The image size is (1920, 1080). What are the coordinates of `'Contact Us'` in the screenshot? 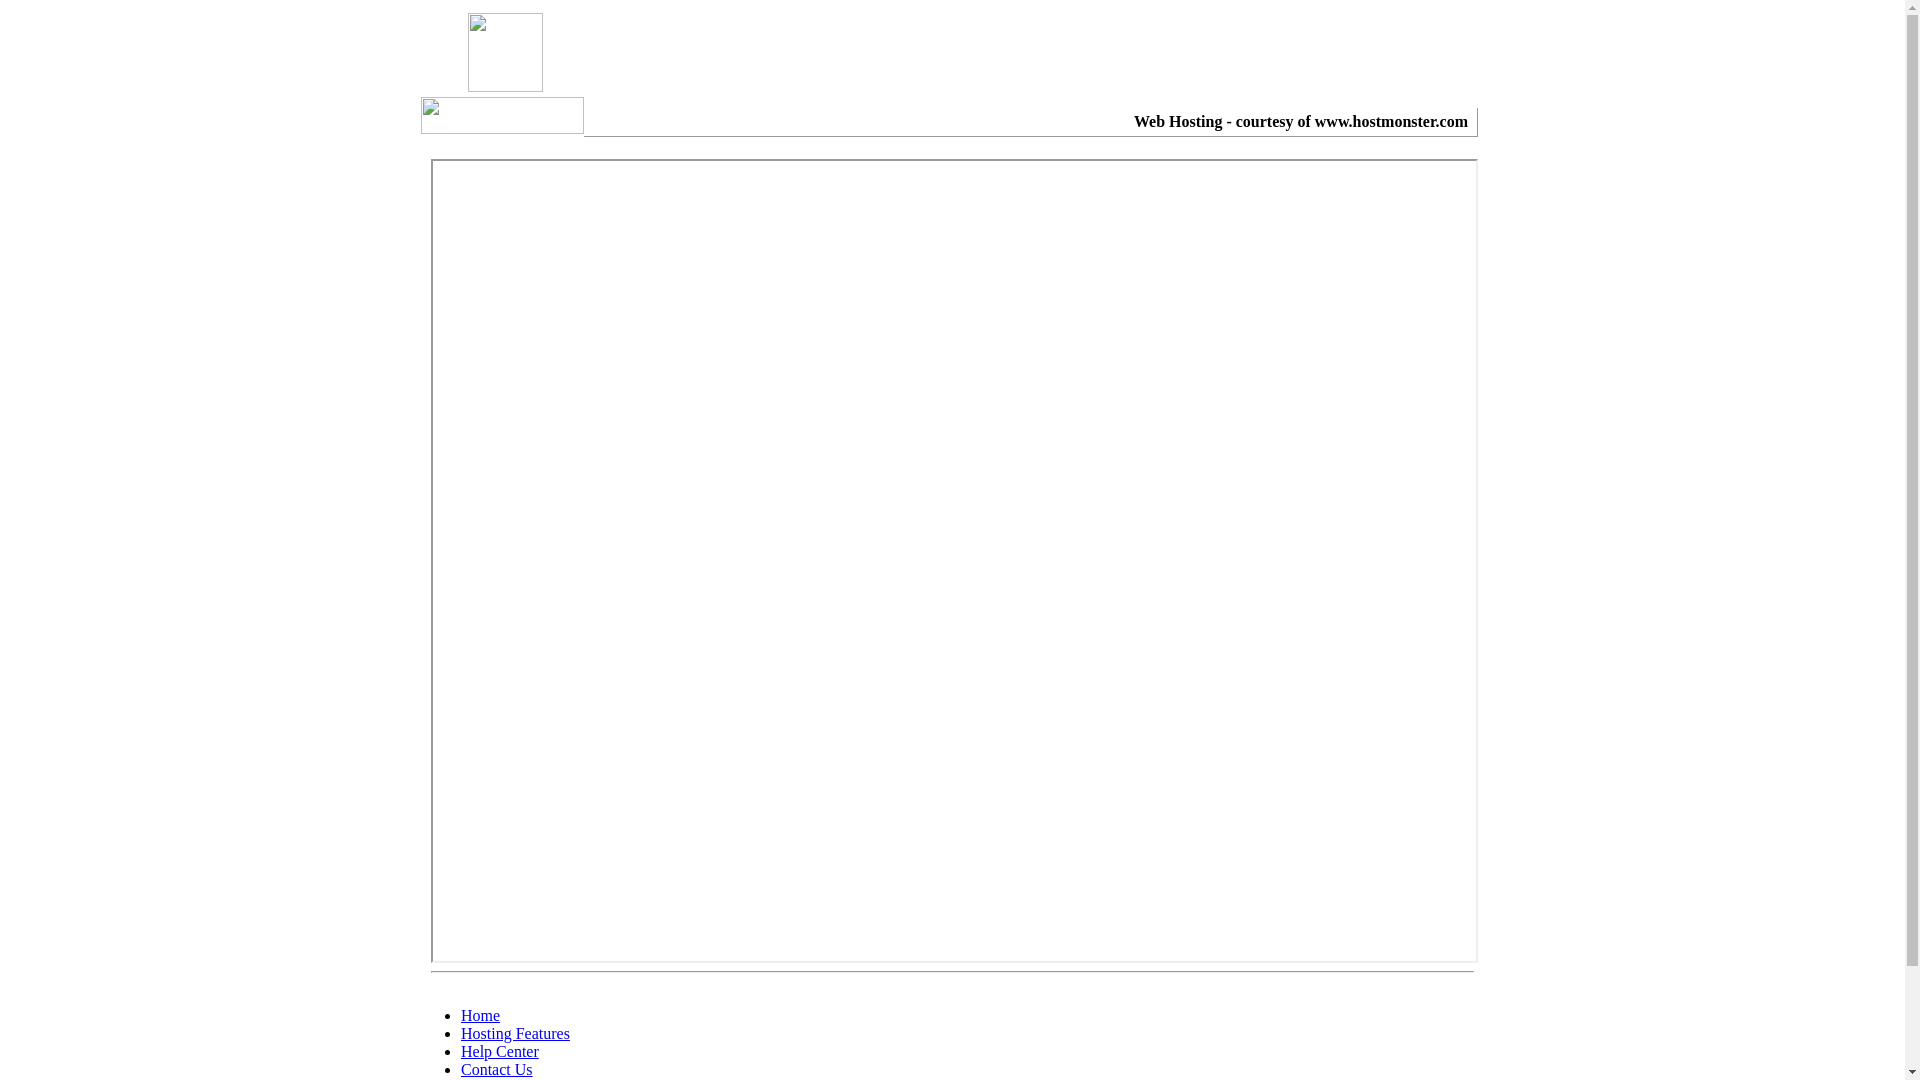 It's located at (497, 1068).